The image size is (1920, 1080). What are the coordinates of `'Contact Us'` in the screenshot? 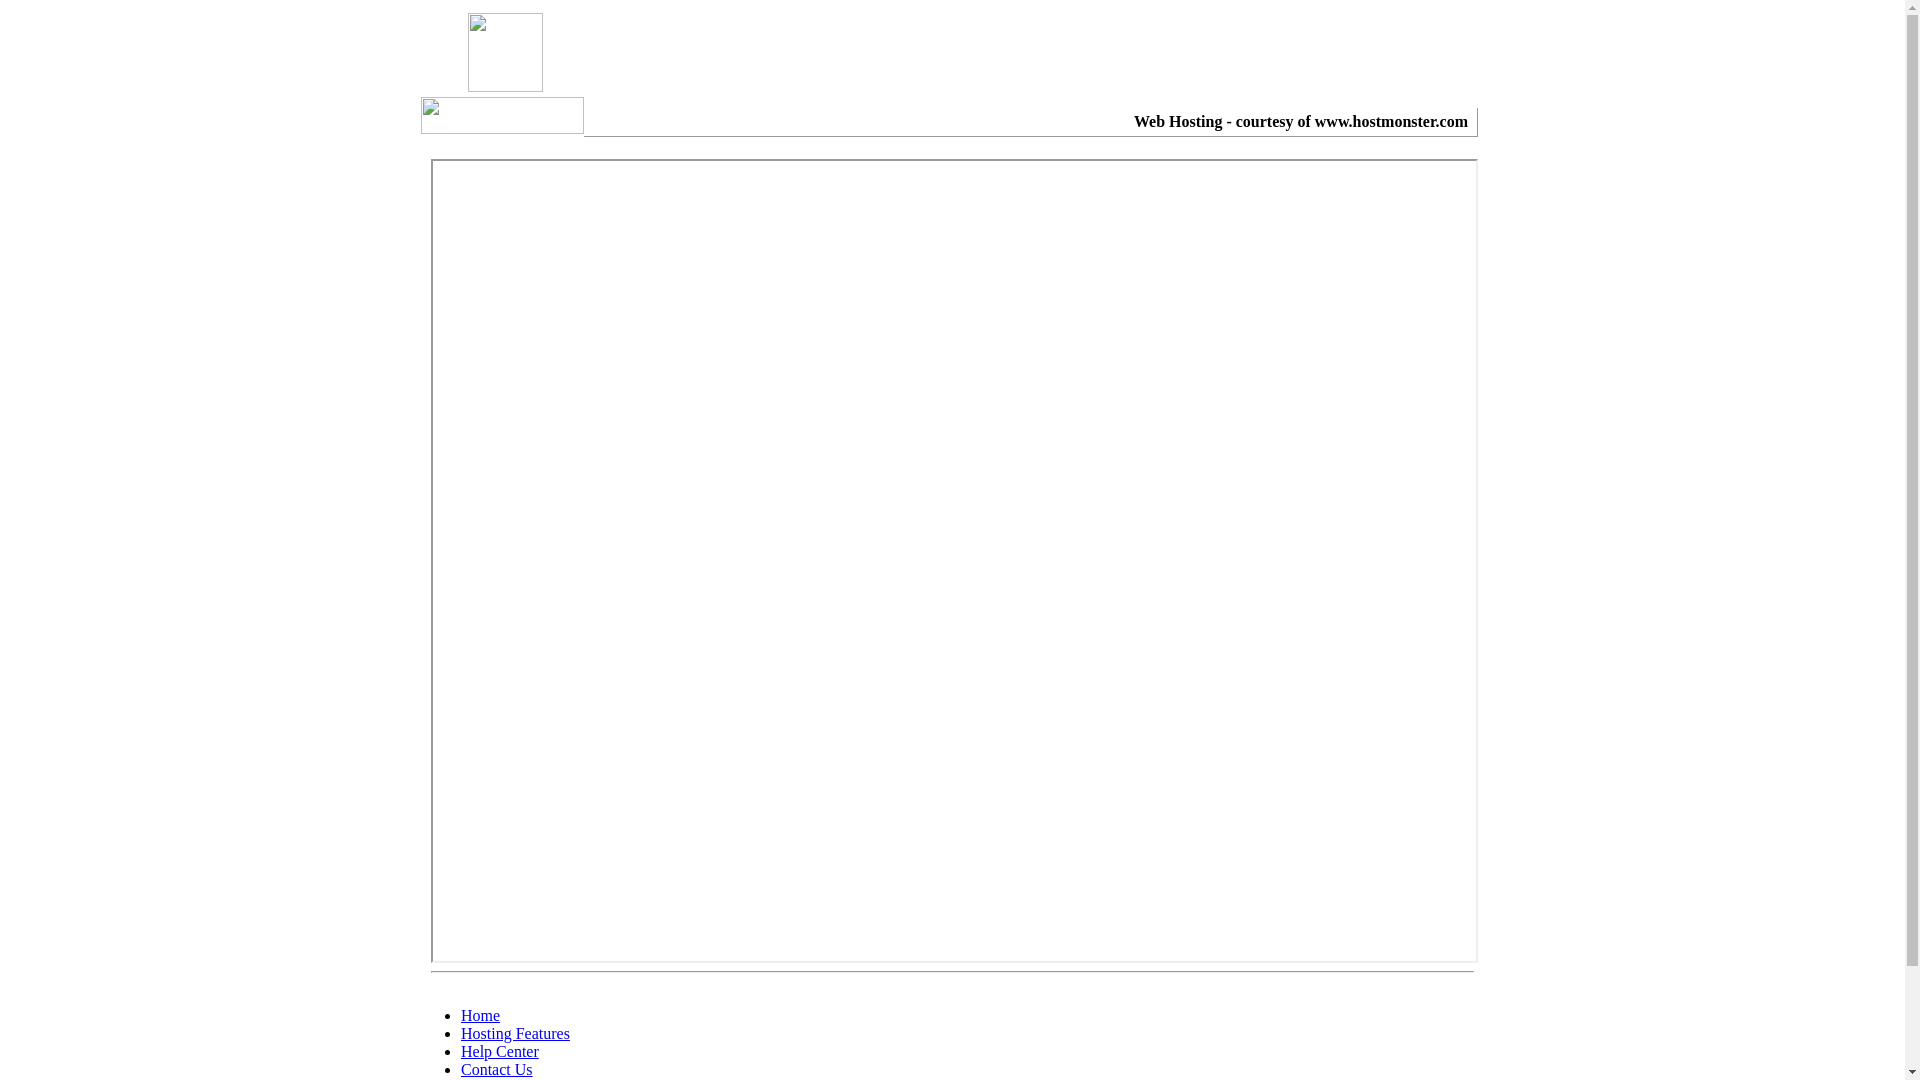 It's located at (497, 1068).